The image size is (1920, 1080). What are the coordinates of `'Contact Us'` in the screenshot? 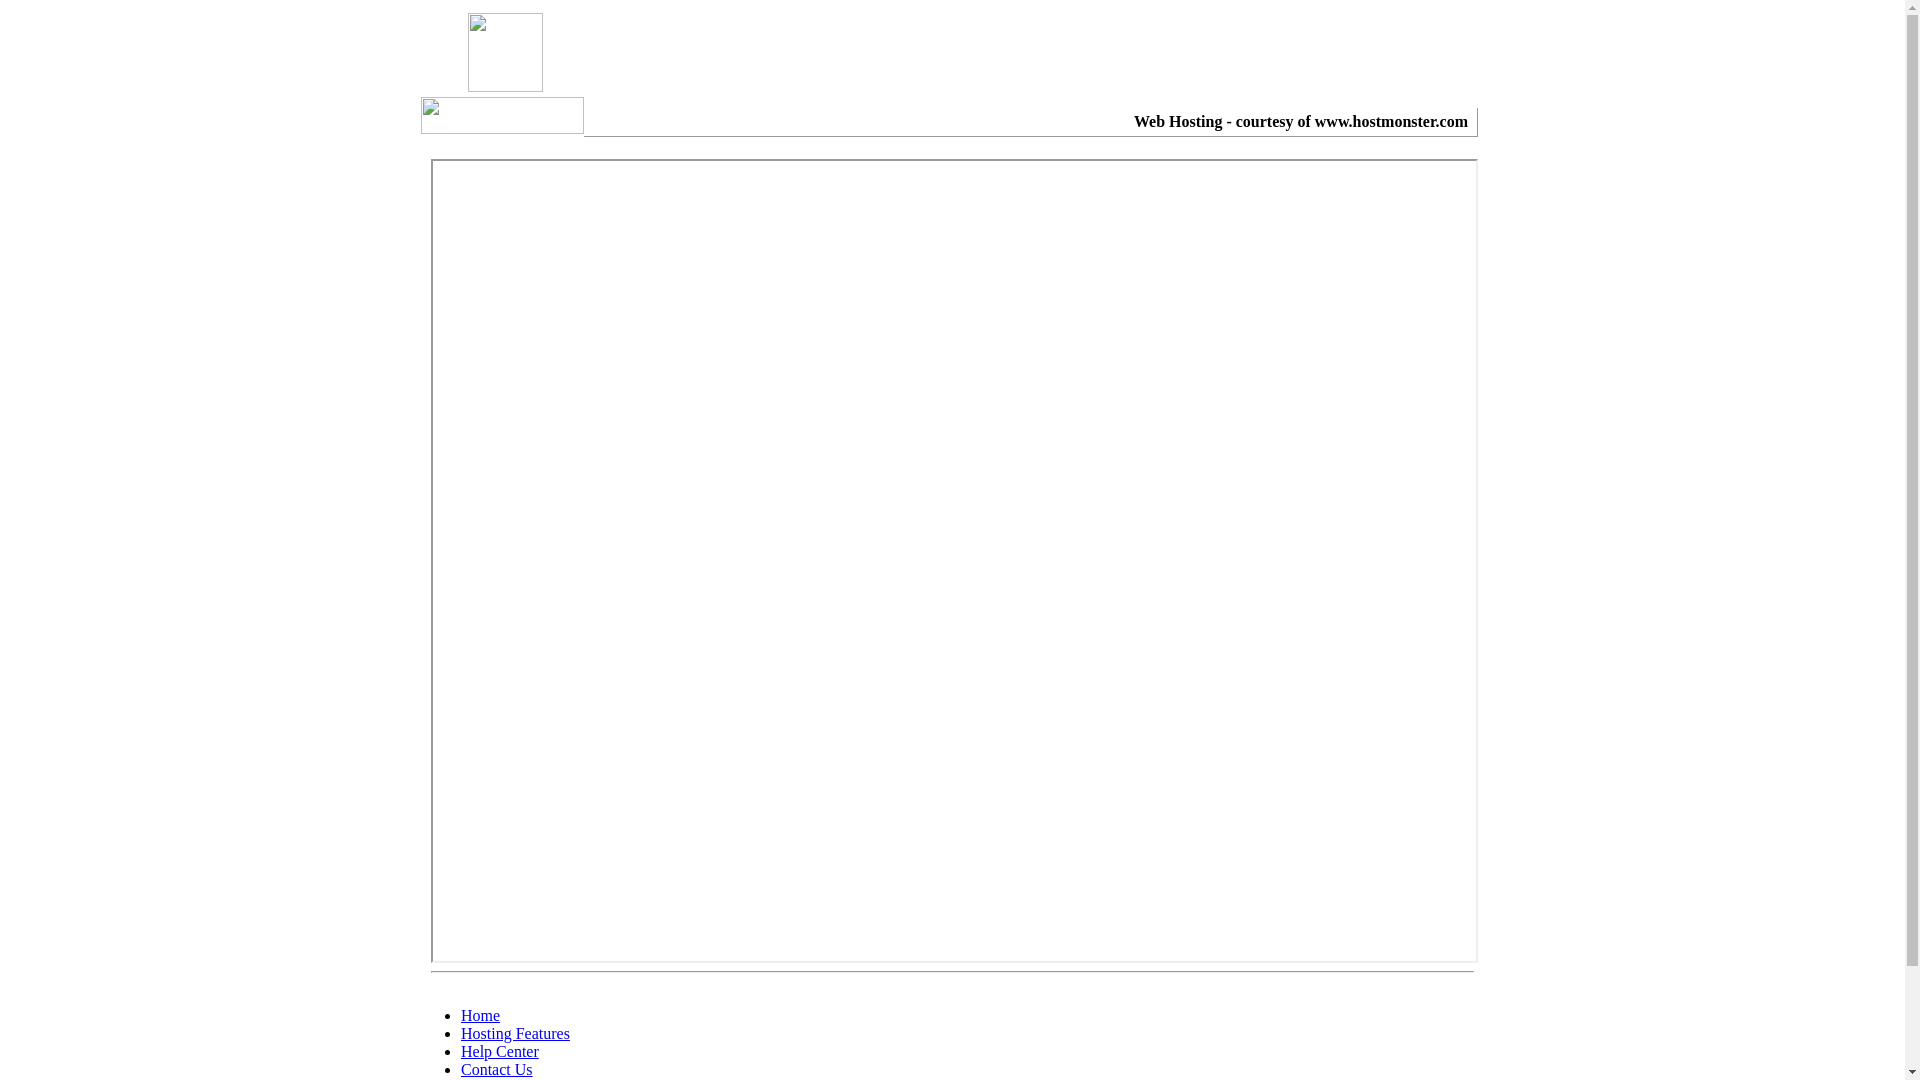 It's located at (497, 1068).